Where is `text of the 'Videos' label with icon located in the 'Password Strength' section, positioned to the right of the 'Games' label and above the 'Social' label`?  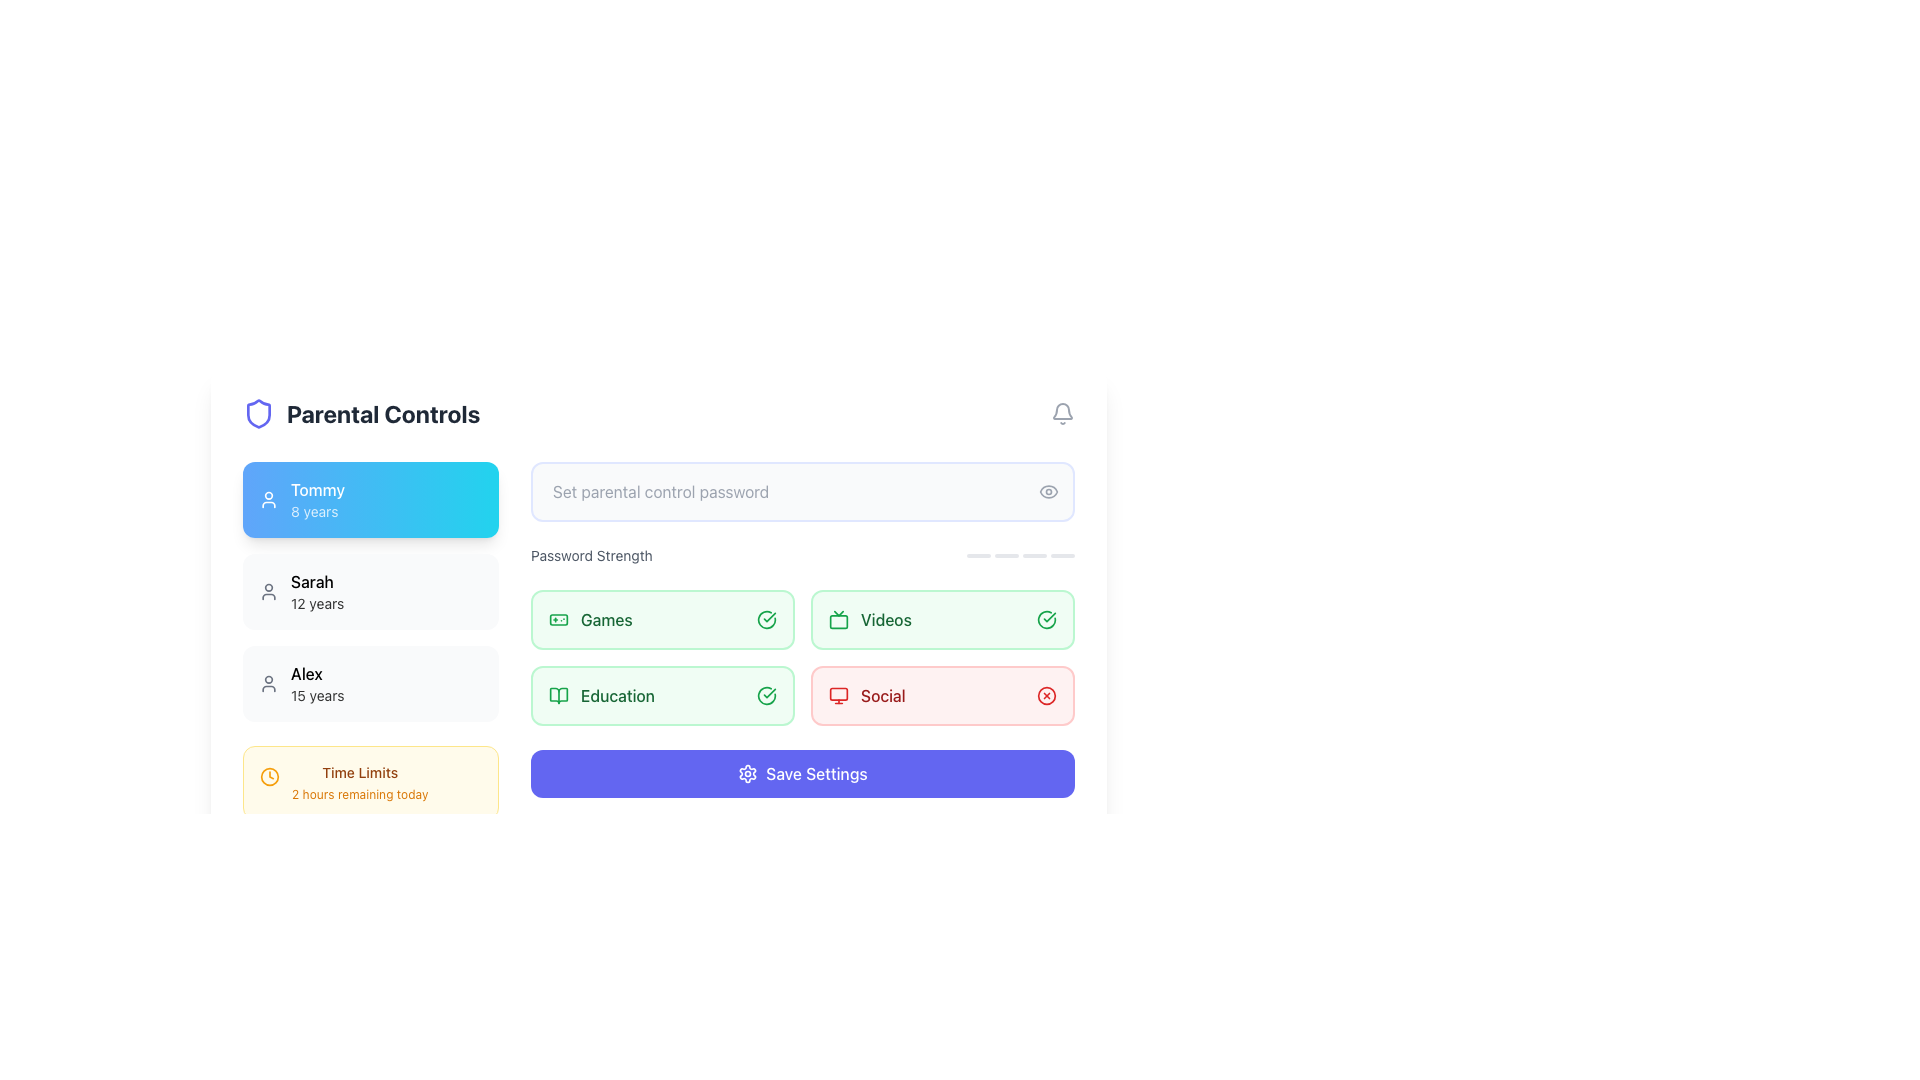 text of the 'Videos' label with icon located in the 'Password Strength' section, positioned to the right of the 'Games' label and above the 'Social' label is located at coordinates (870, 619).